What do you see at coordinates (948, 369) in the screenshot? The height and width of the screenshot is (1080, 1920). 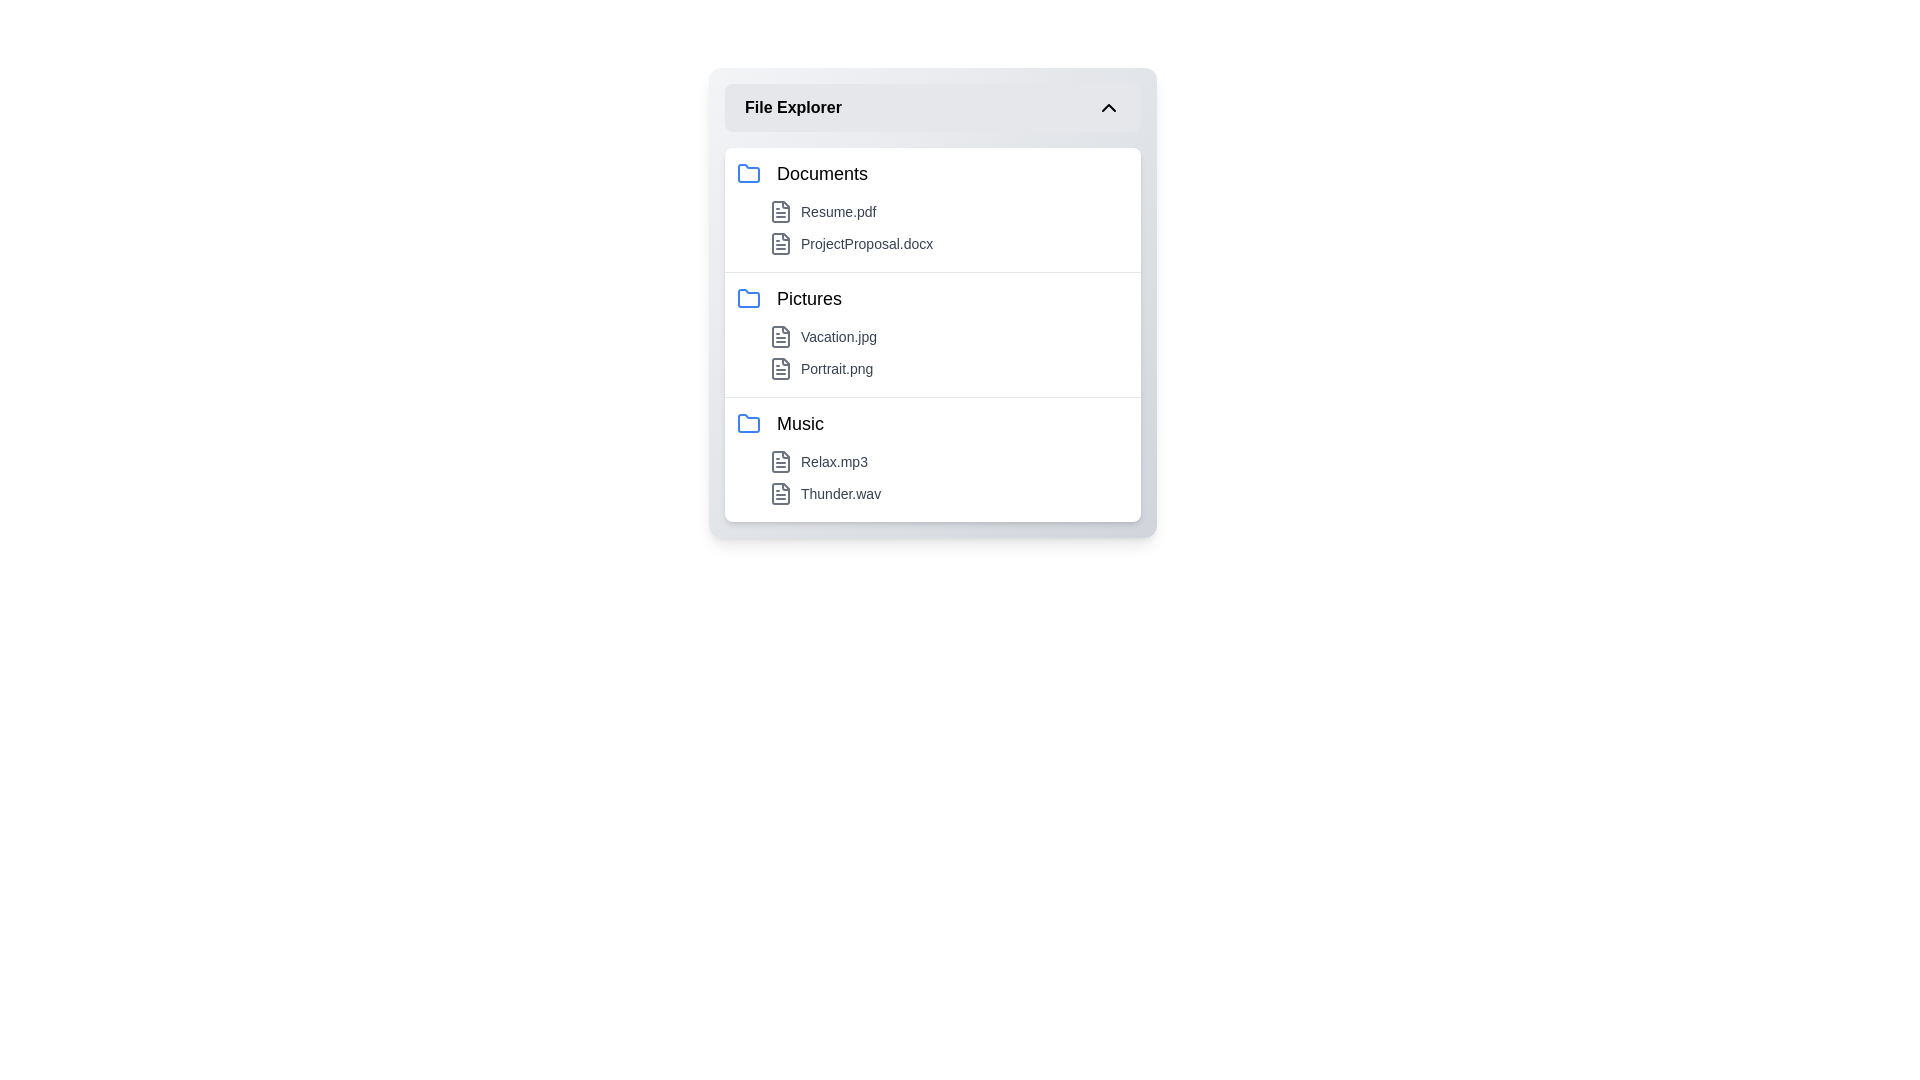 I see `the file named Portrait.png to open it` at bounding box center [948, 369].